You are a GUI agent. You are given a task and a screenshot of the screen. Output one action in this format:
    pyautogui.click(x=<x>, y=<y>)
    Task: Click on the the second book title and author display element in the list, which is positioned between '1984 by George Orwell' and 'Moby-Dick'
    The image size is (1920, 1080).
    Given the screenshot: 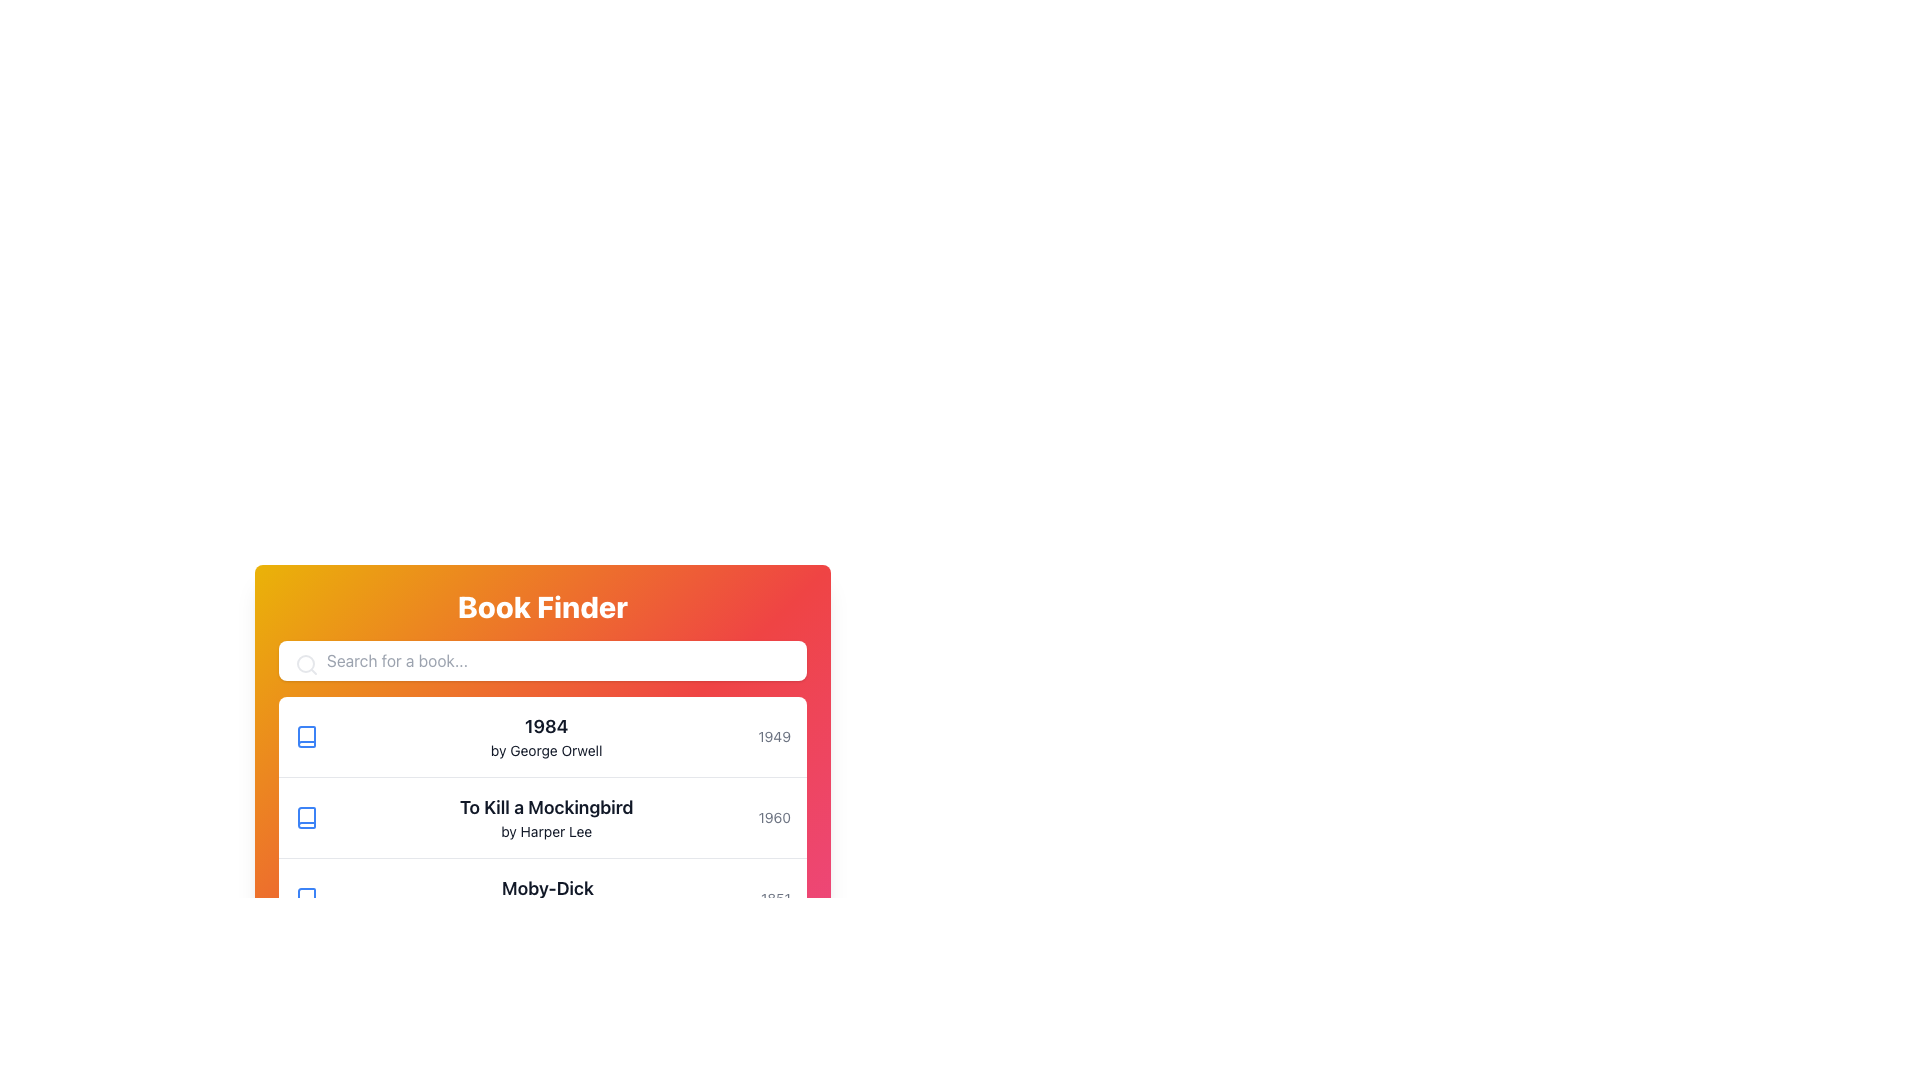 What is the action you would take?
    pyautogui.click(x=546, y=817)
    